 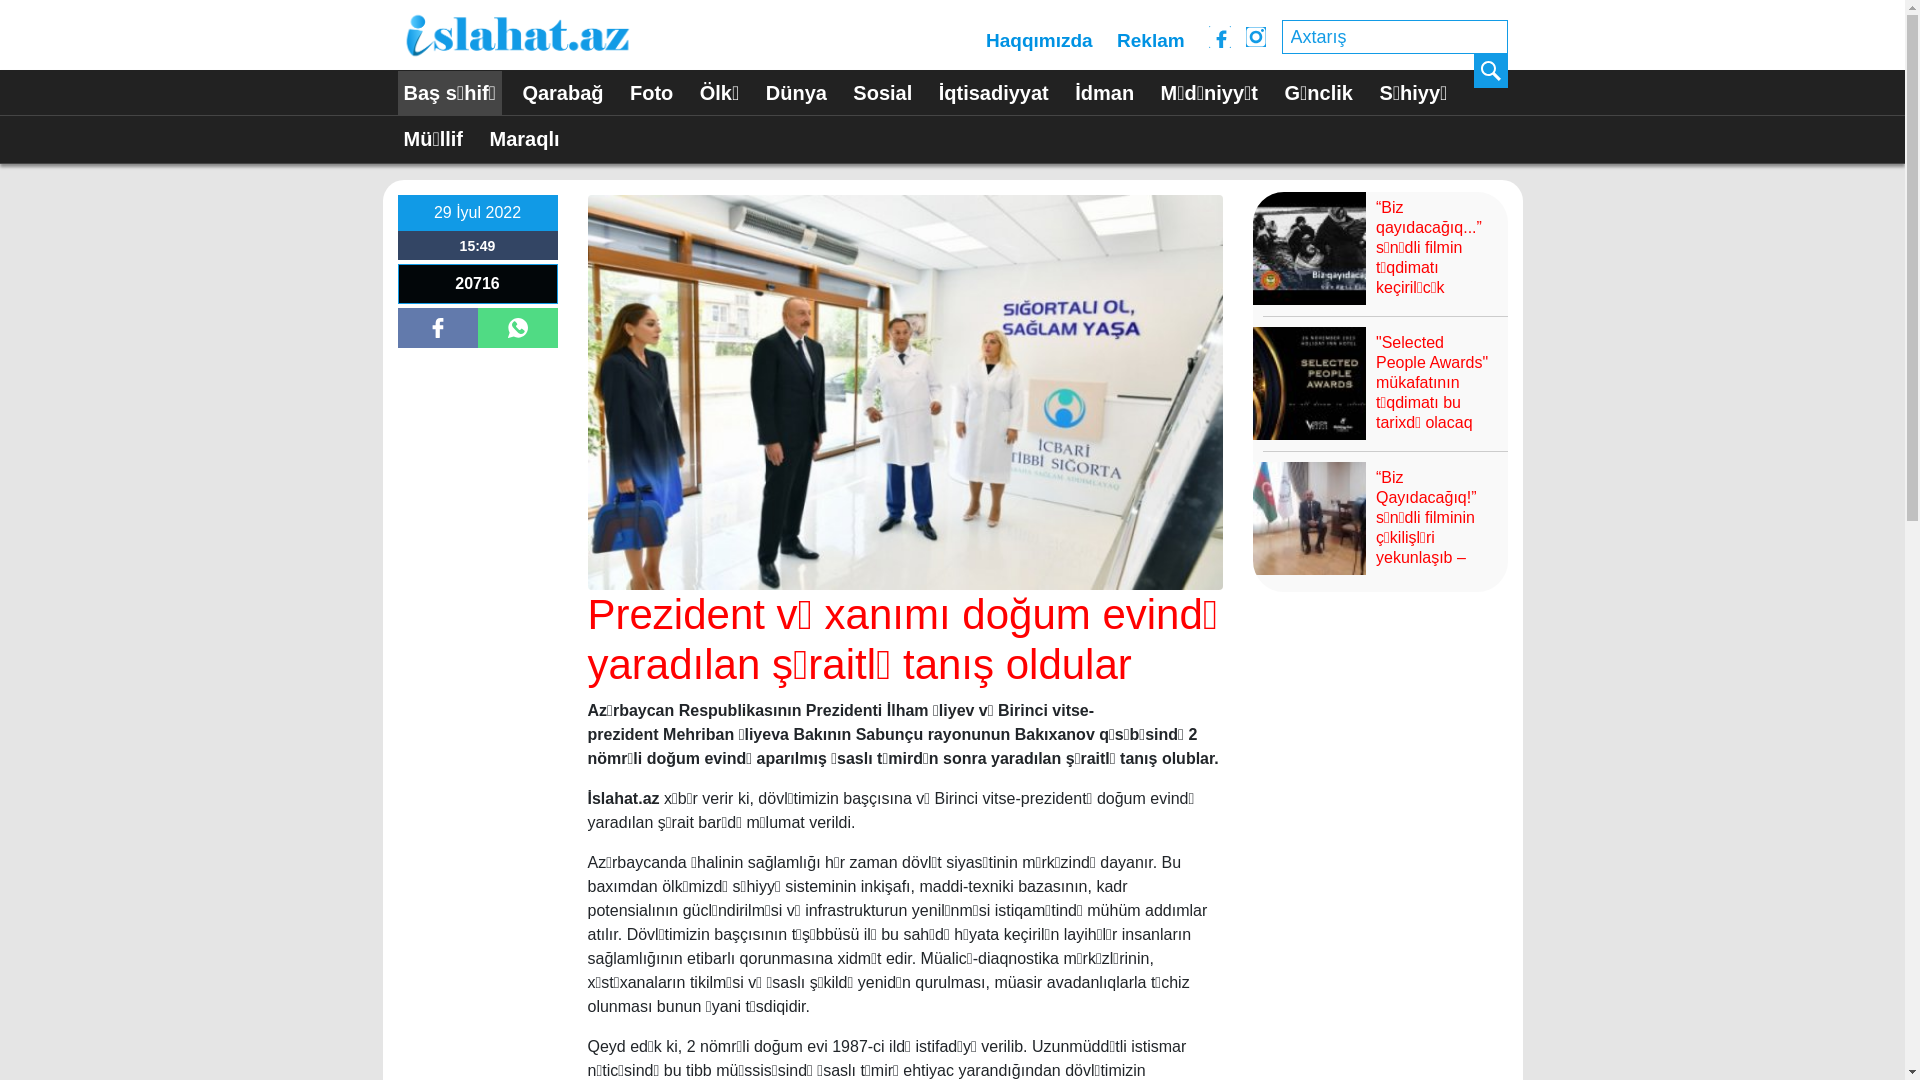 I want to click on 'Foto', so click(x=651, y=93).